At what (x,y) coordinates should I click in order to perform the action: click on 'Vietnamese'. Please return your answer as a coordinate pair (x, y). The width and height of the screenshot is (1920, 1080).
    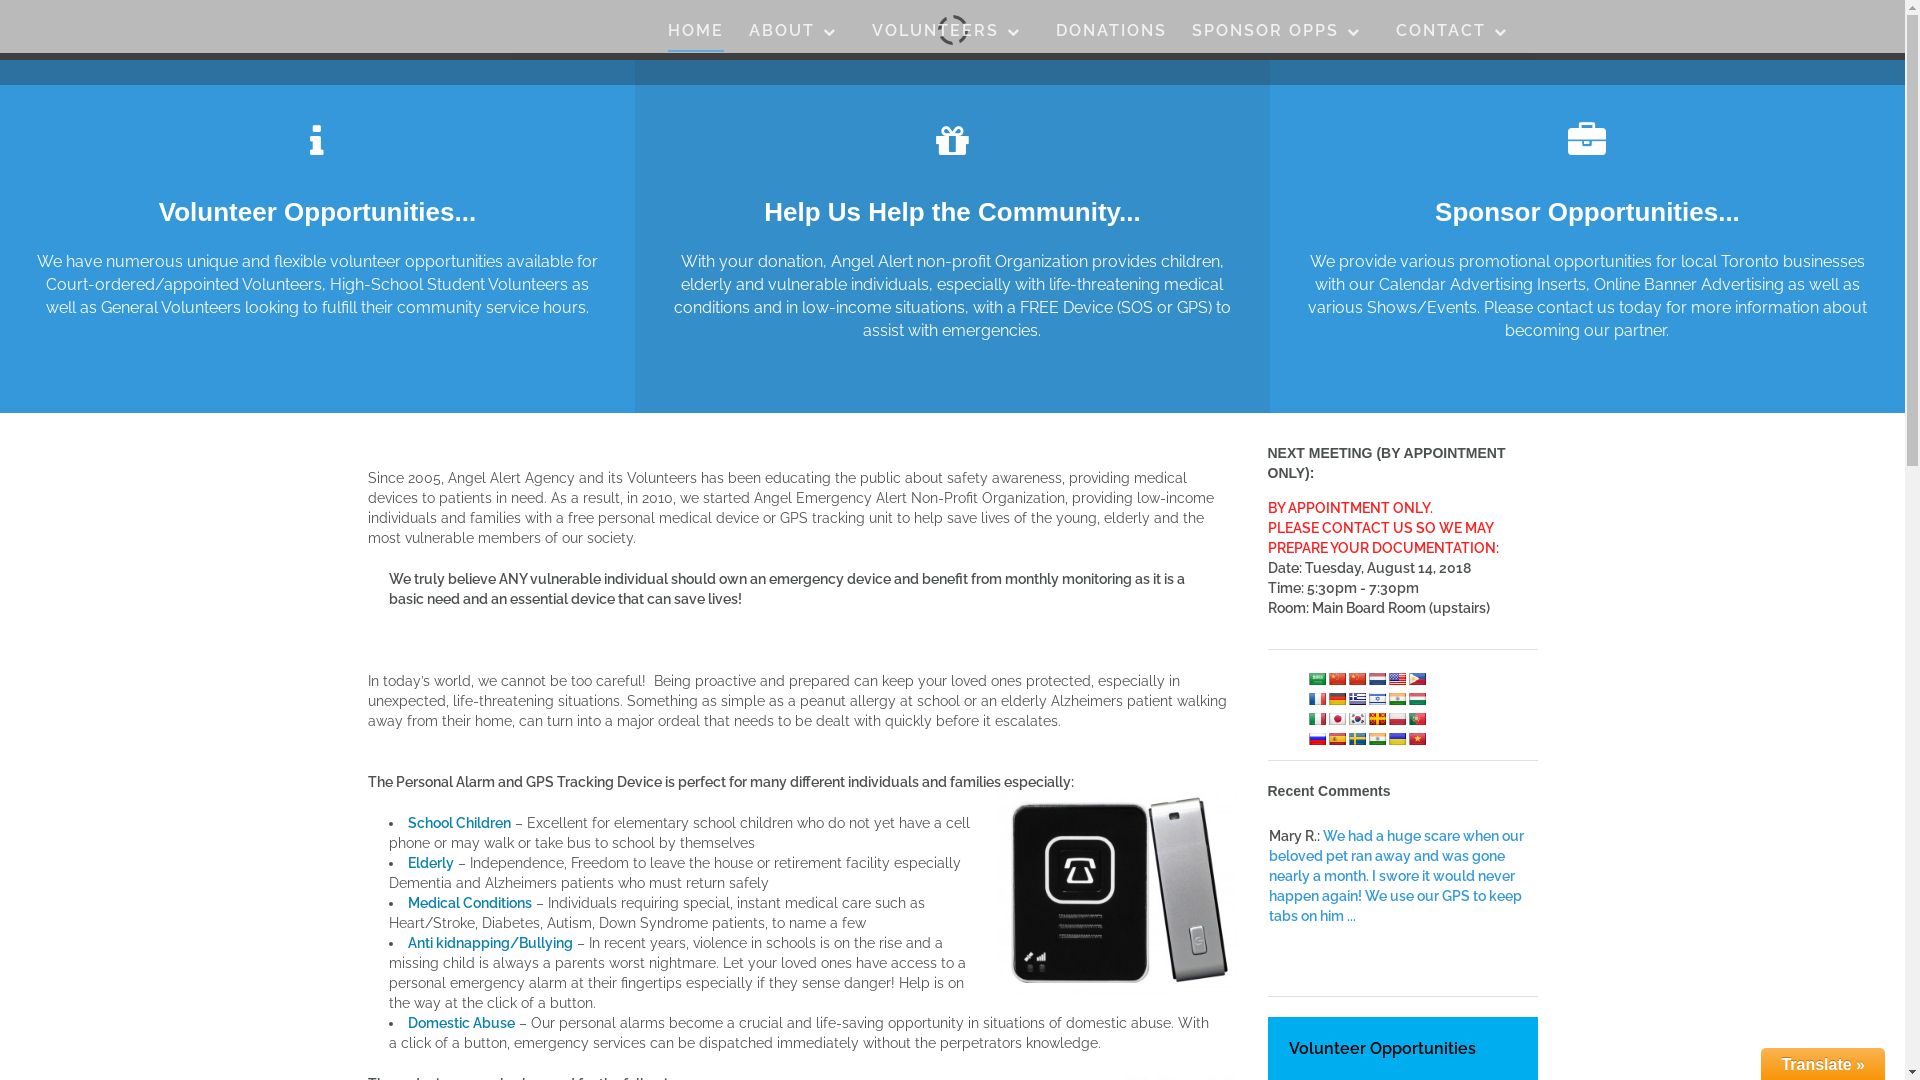
    Looking at the image, I should click on (1406, 737).